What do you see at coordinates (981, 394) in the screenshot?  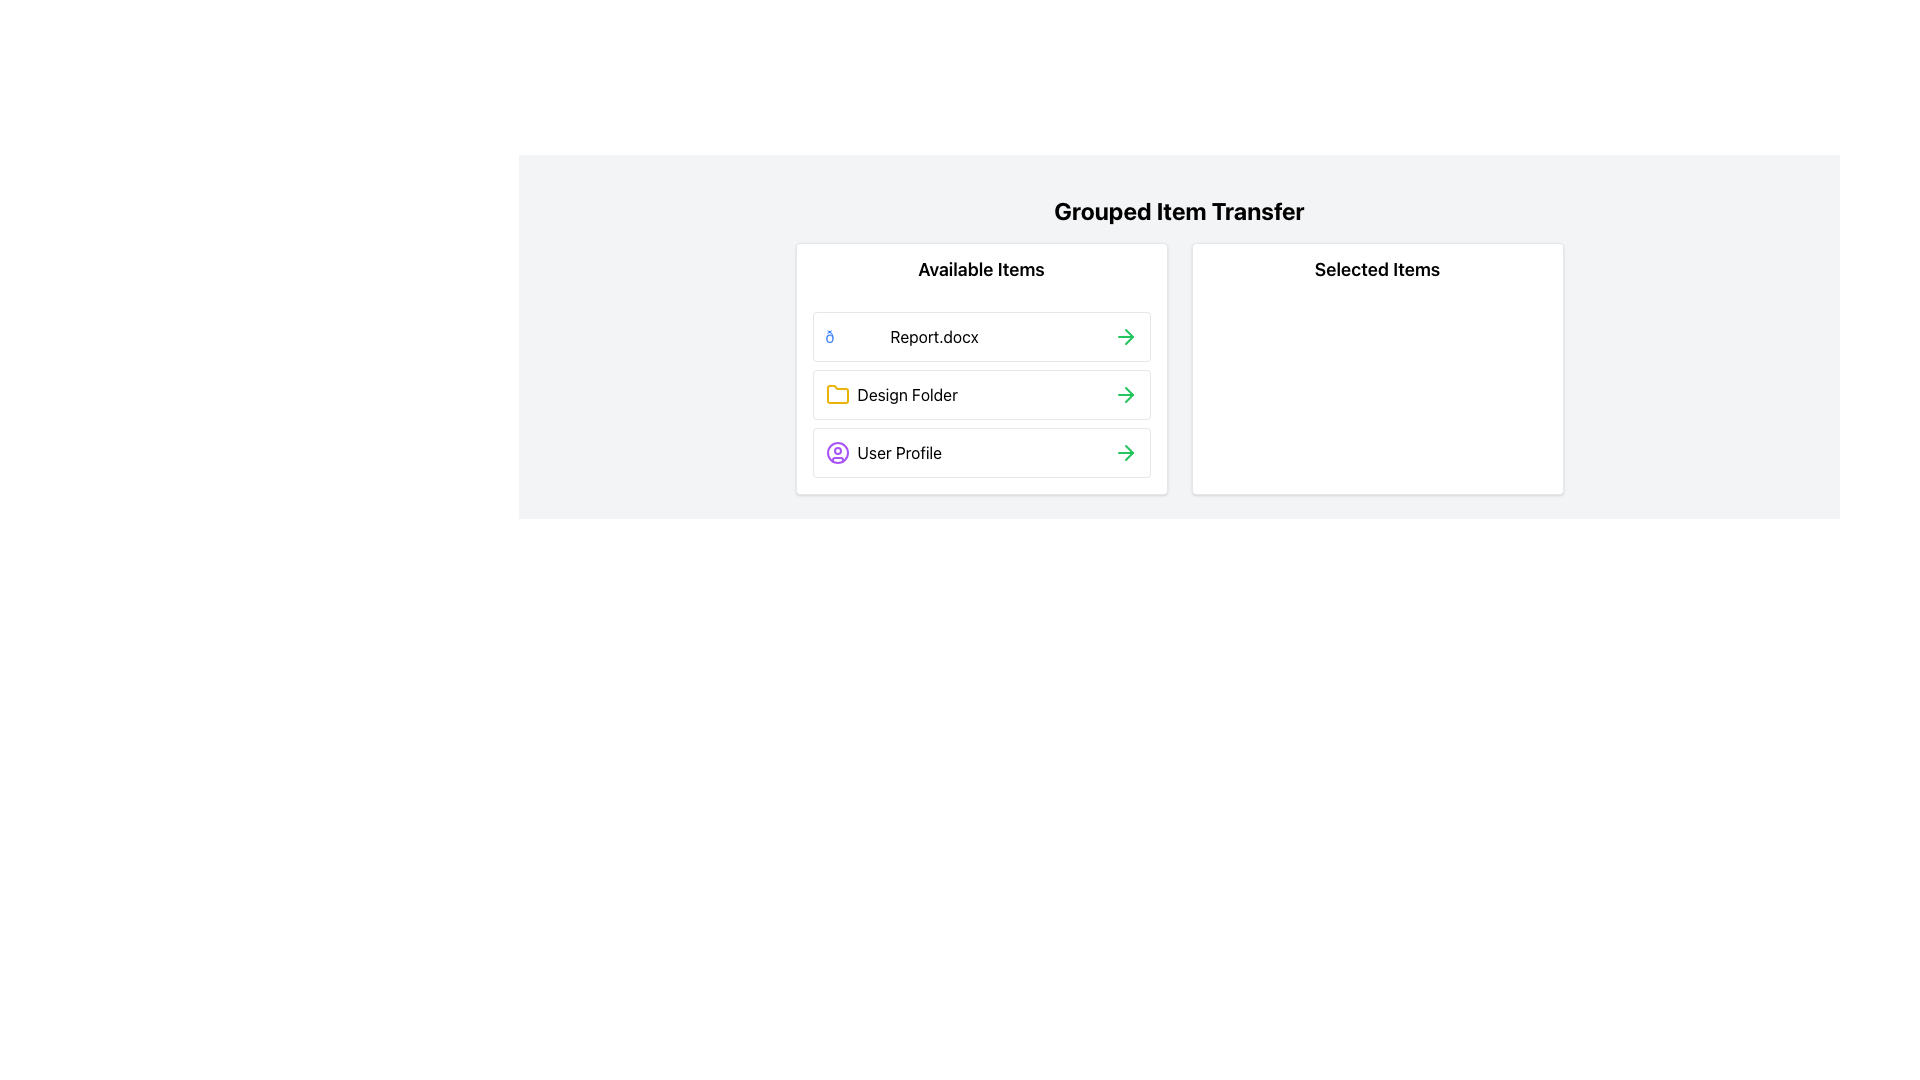 I see `the second selectable item in the 'Available Items' column` at bounding box center [981, 394].